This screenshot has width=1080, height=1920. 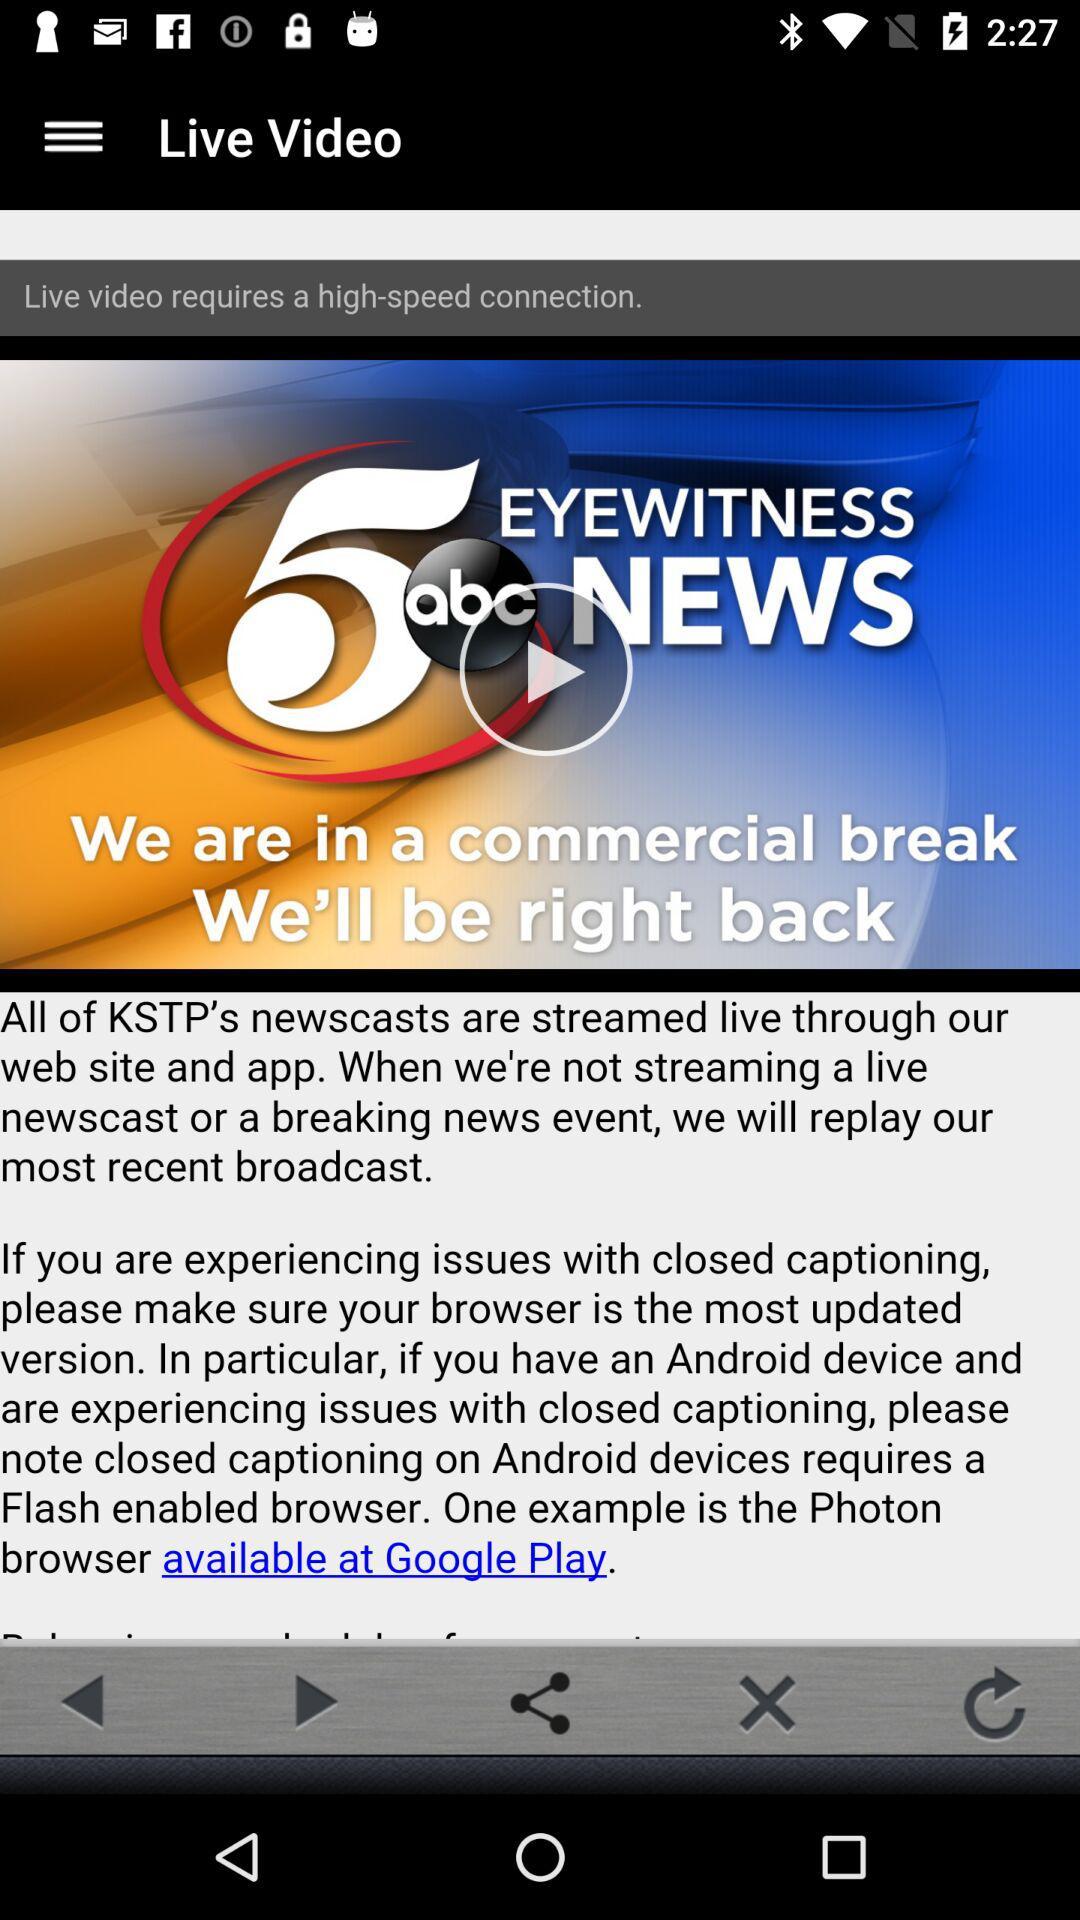 I want to click on the arrow_backward icon, so click(x=84, y=1702).